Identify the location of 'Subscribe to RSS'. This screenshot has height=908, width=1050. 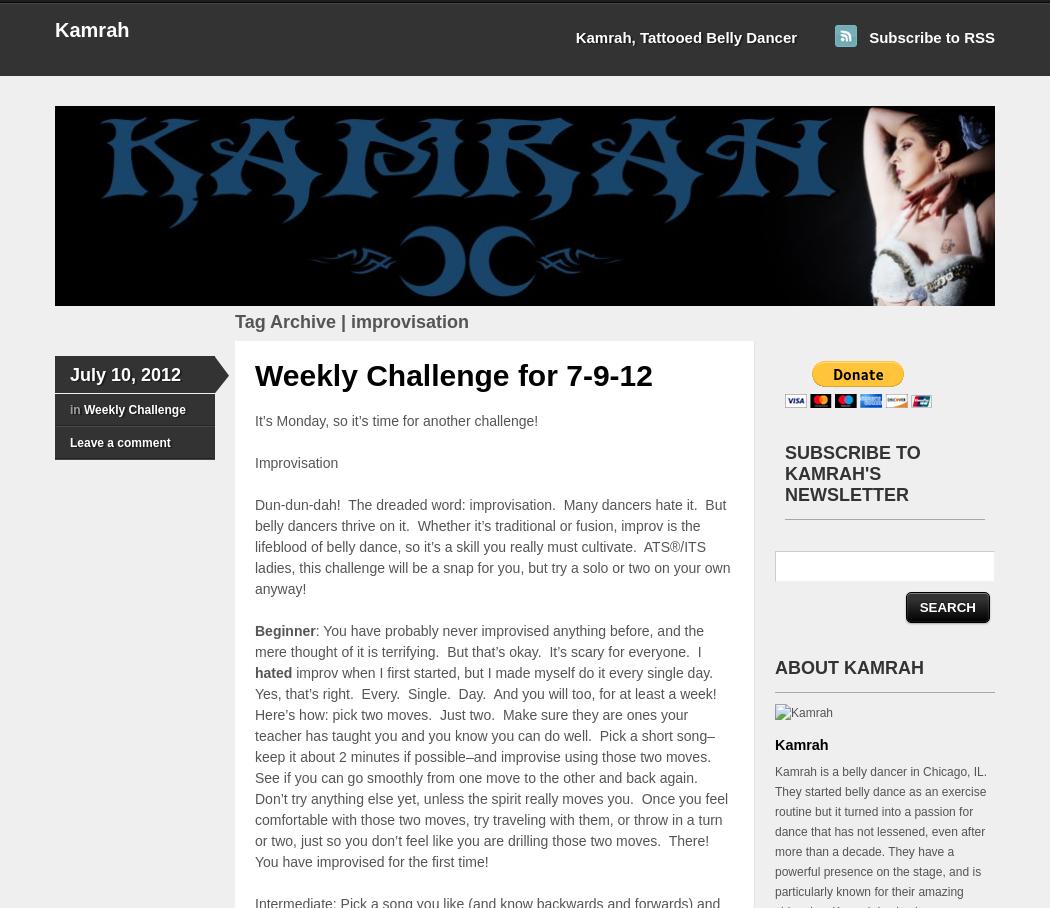
(931, 36).